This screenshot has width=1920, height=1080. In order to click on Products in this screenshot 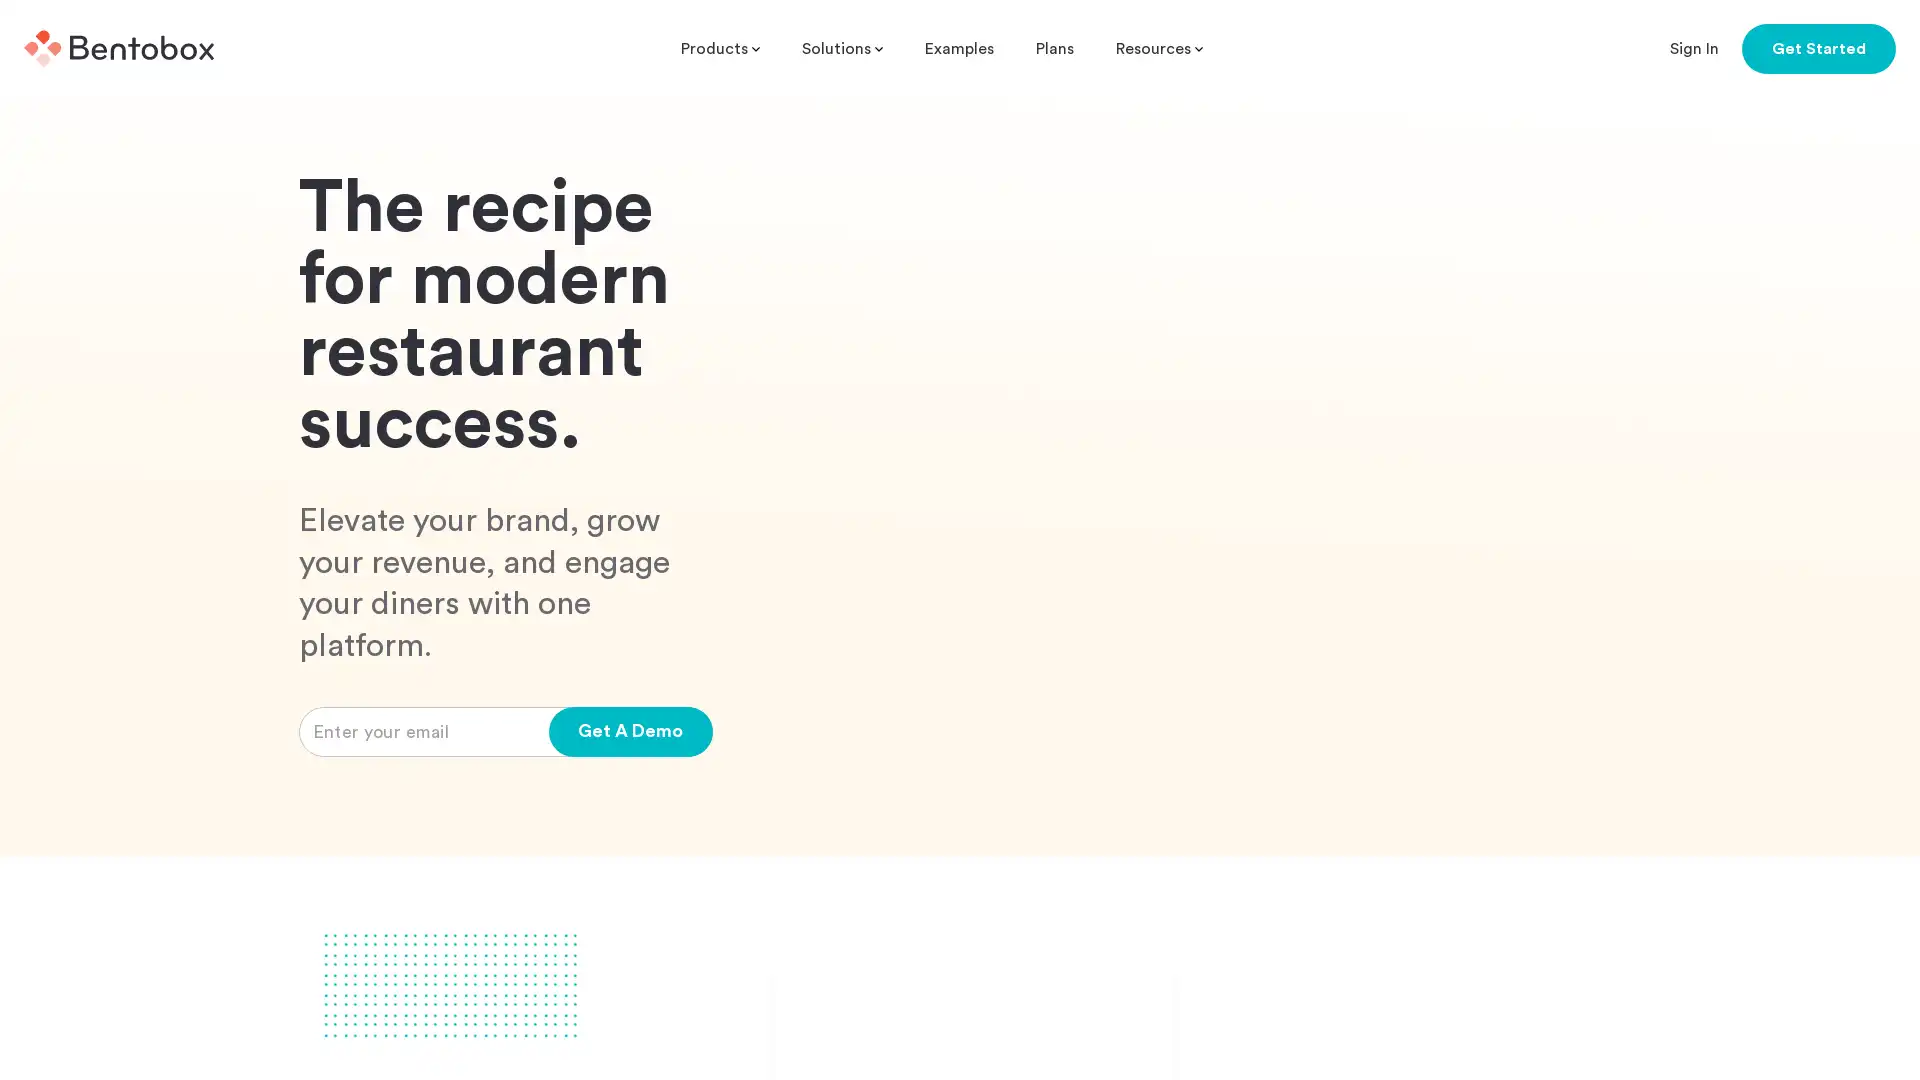, I will do `click(720, 48)`.